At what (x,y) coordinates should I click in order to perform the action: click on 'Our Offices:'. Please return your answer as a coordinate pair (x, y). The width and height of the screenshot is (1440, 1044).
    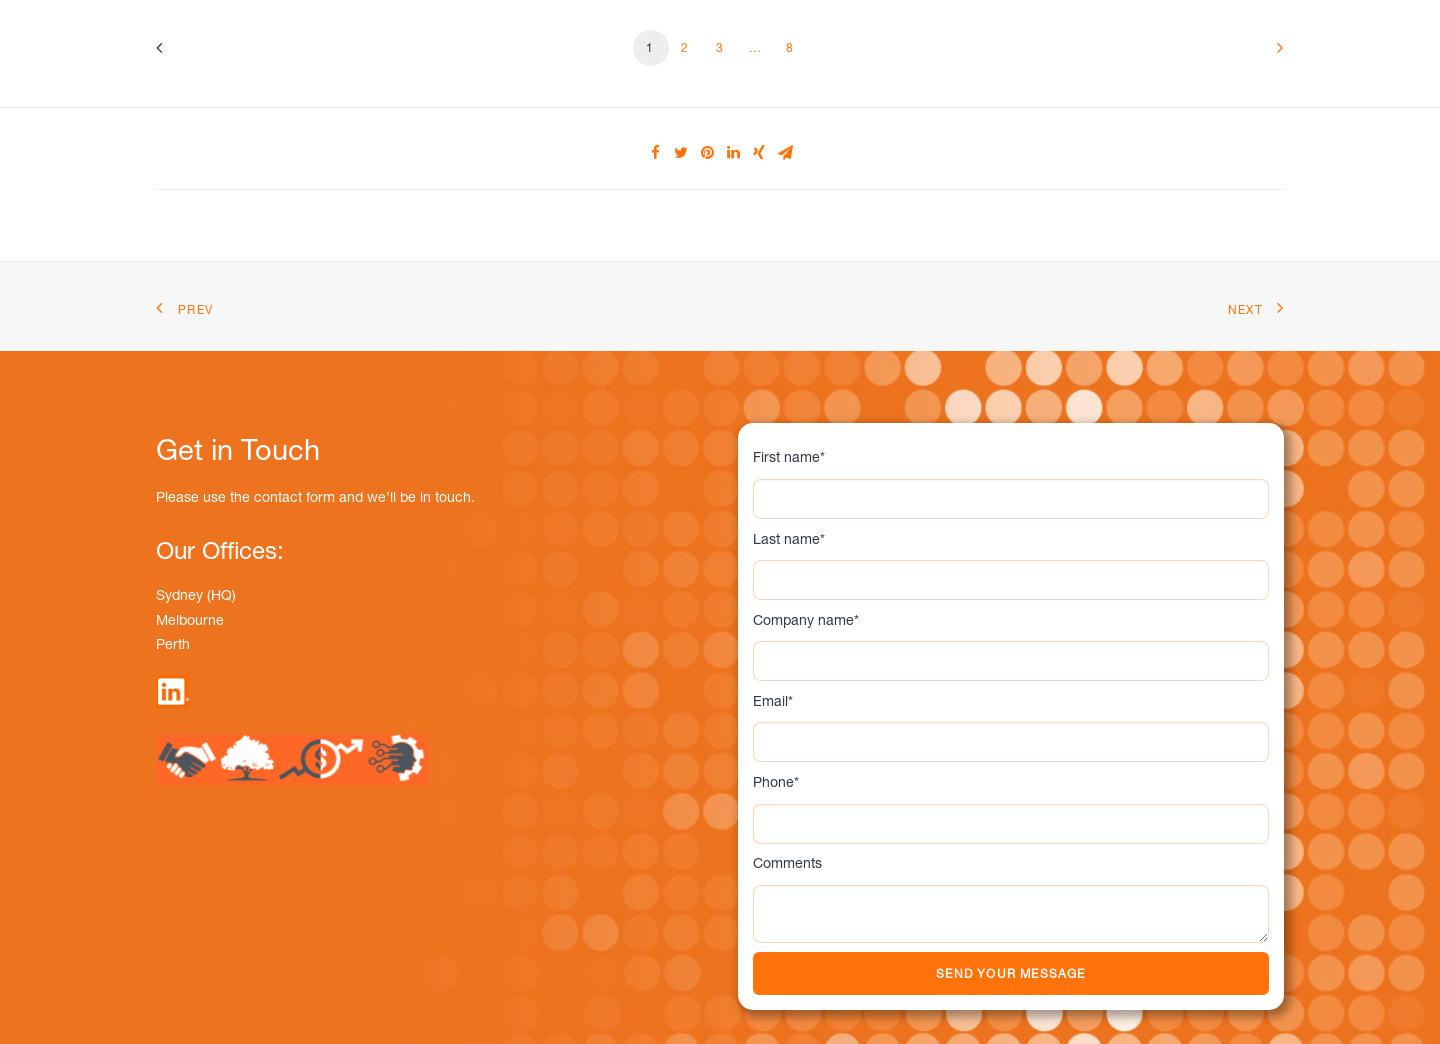
    Looking at the image, I should click on (220, 548).